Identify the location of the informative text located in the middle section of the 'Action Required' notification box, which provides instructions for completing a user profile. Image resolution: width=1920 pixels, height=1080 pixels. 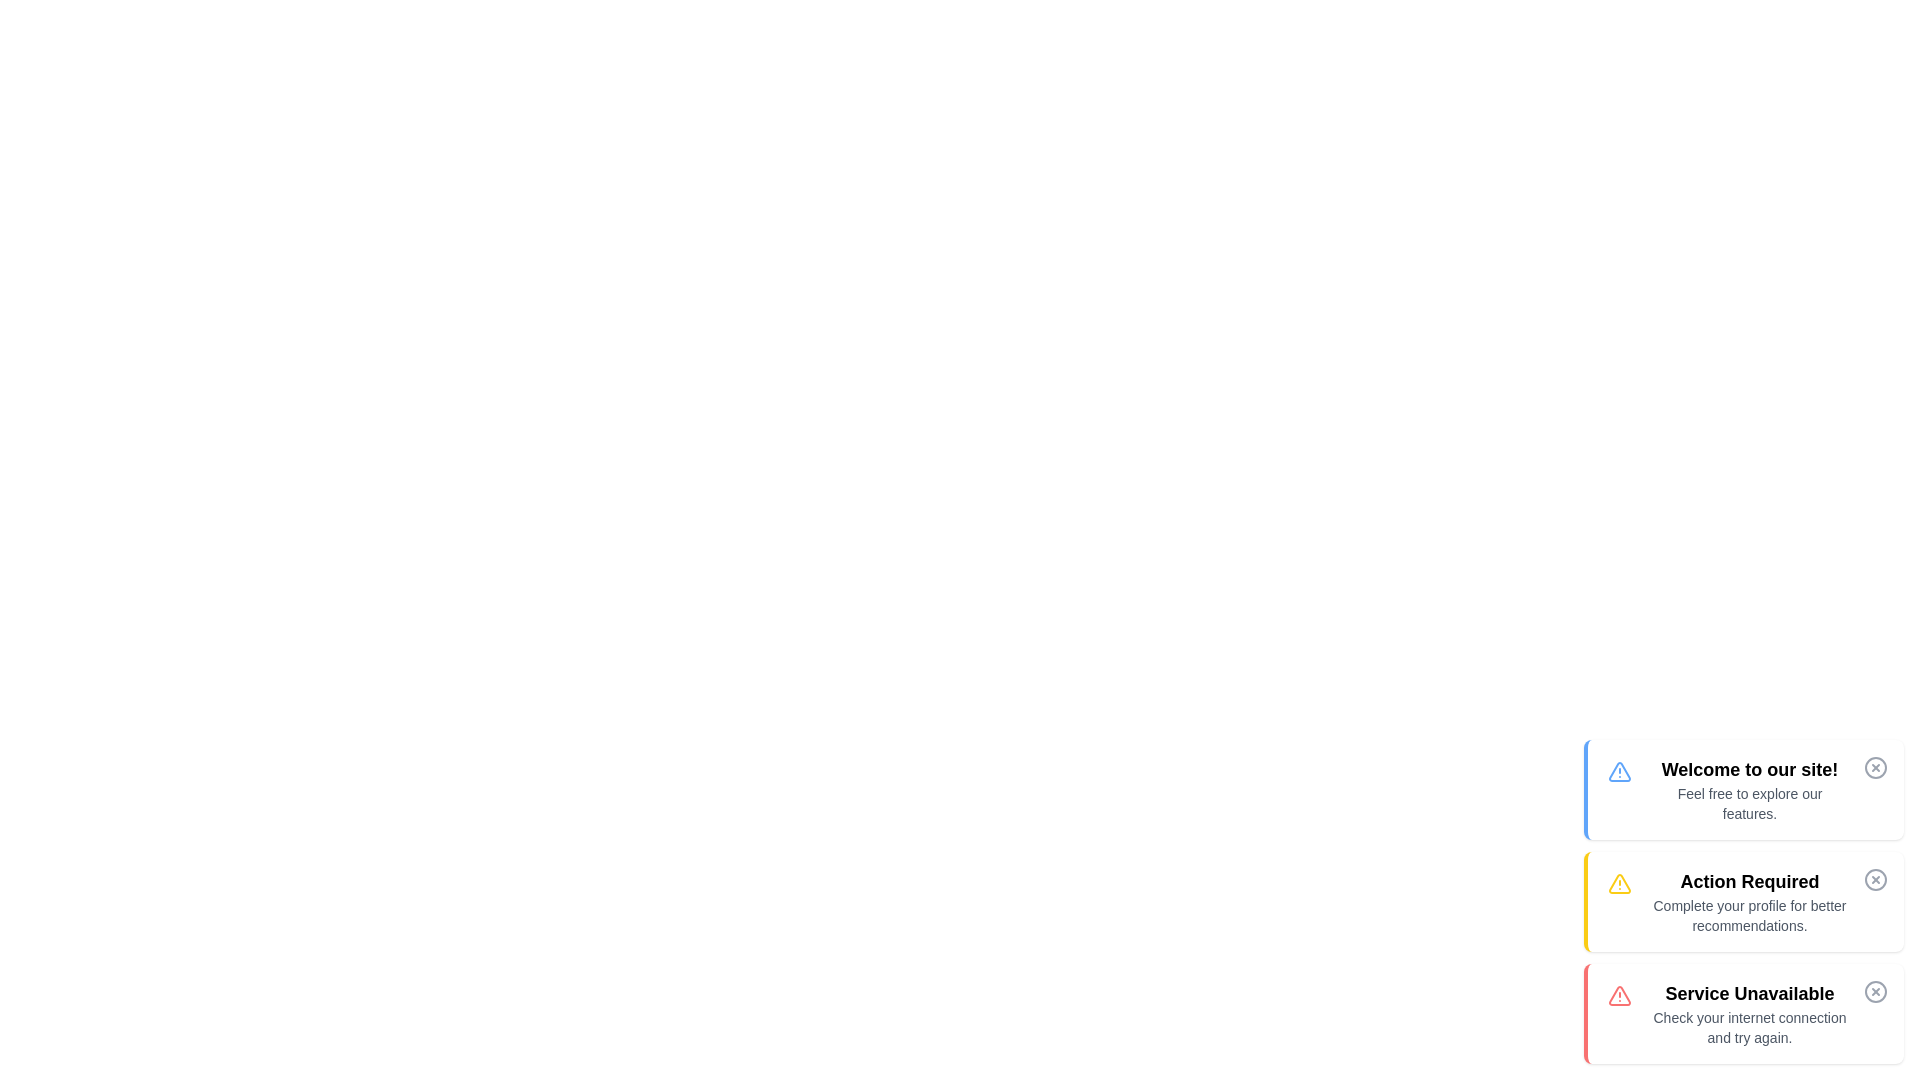
(1749, 915).